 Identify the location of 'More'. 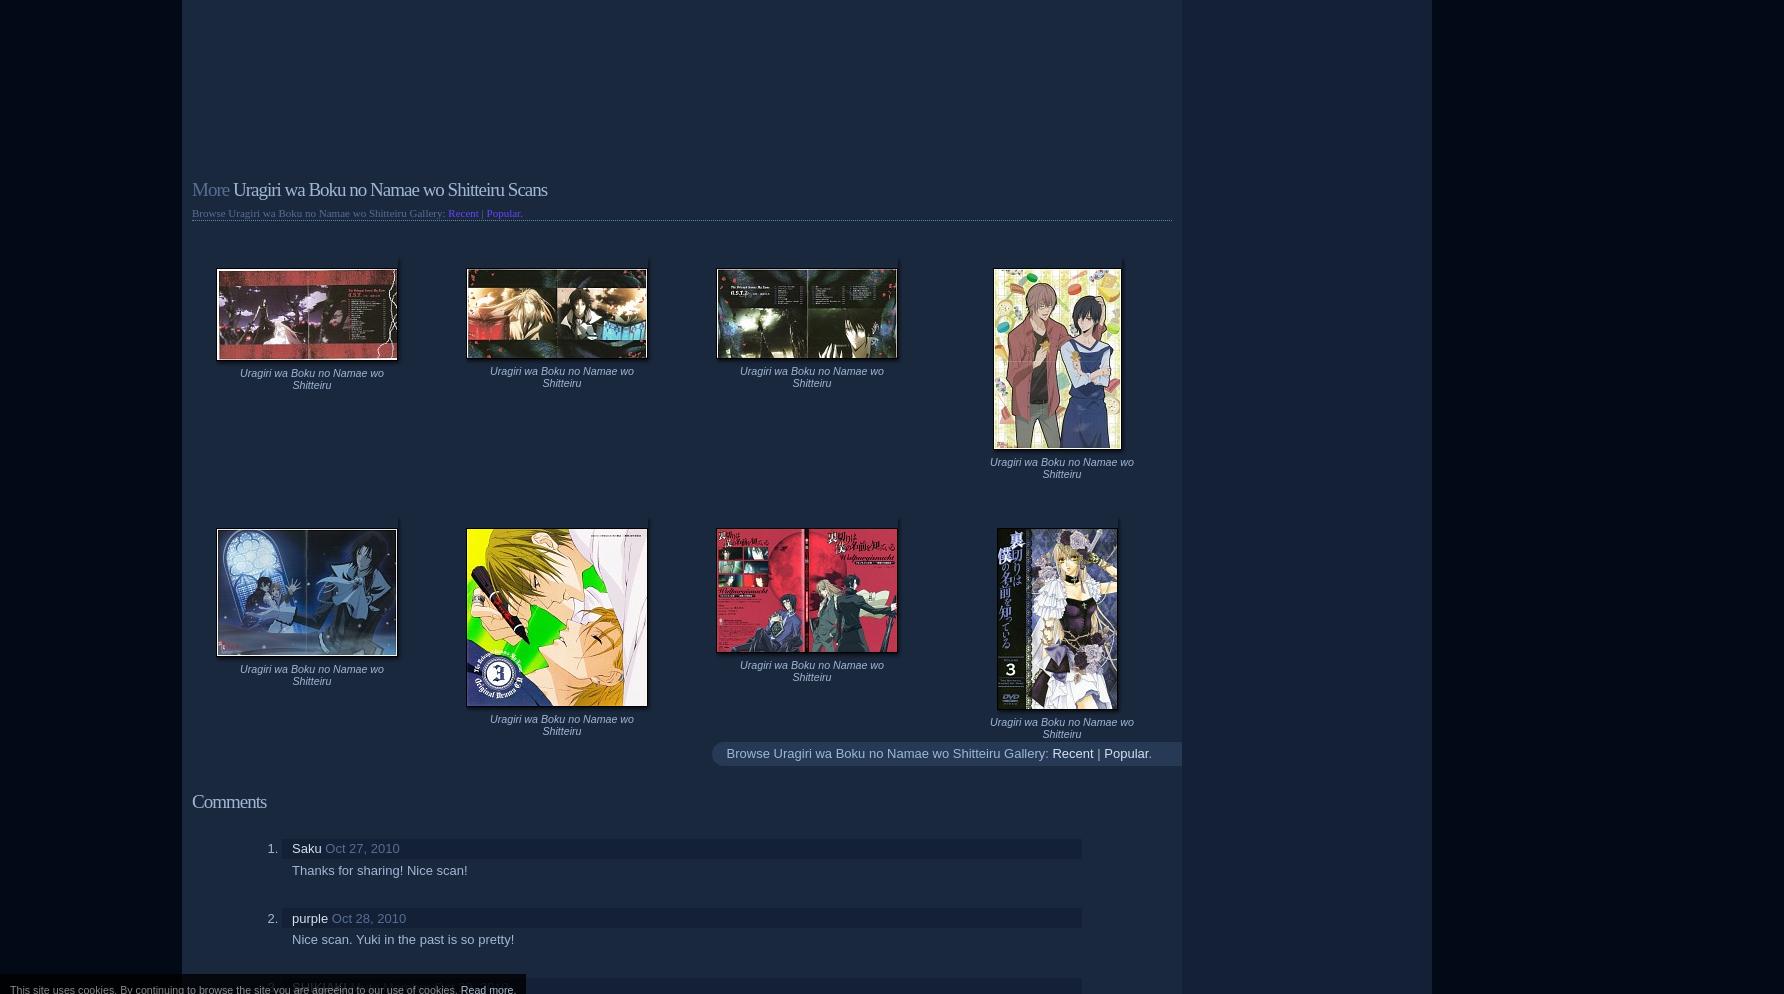
(209, 188).